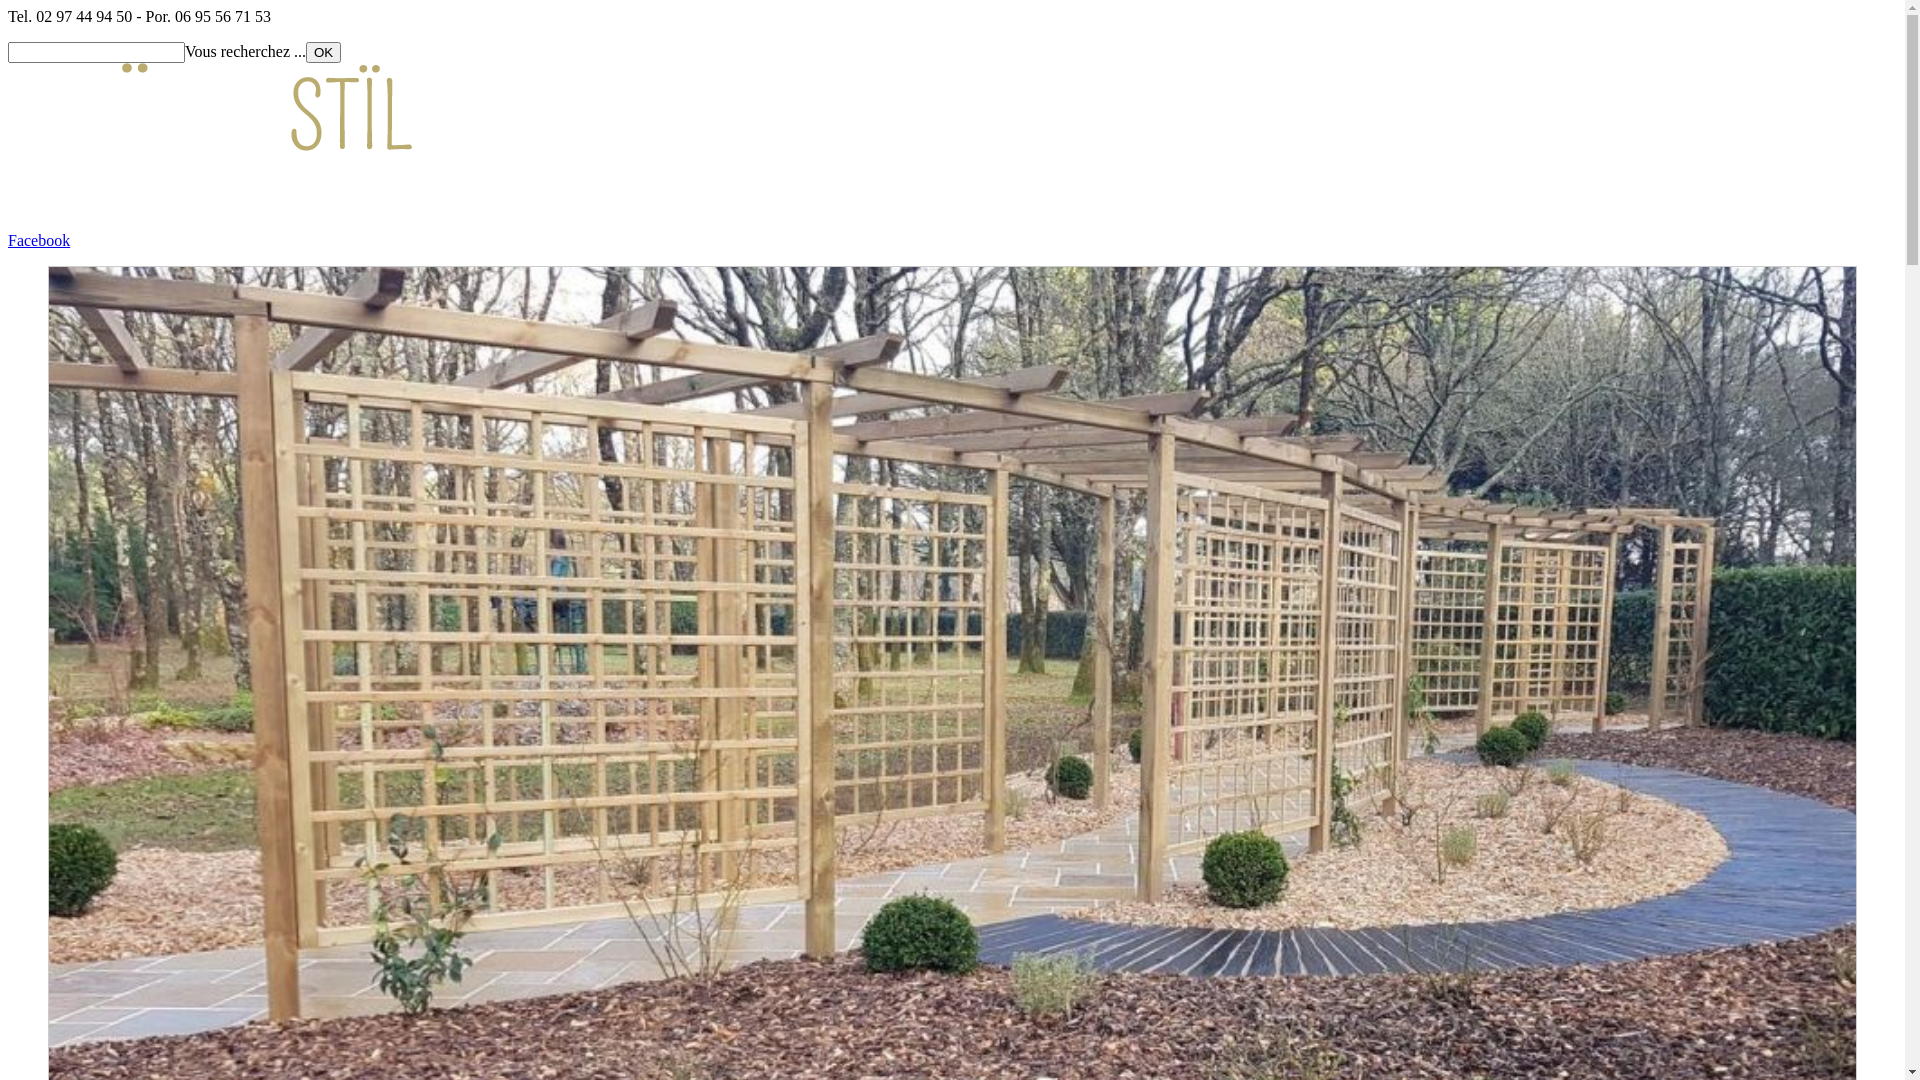  Describe the element at coordinates (38, 239) in the screenshot. I see `'Facebook'` at that location.